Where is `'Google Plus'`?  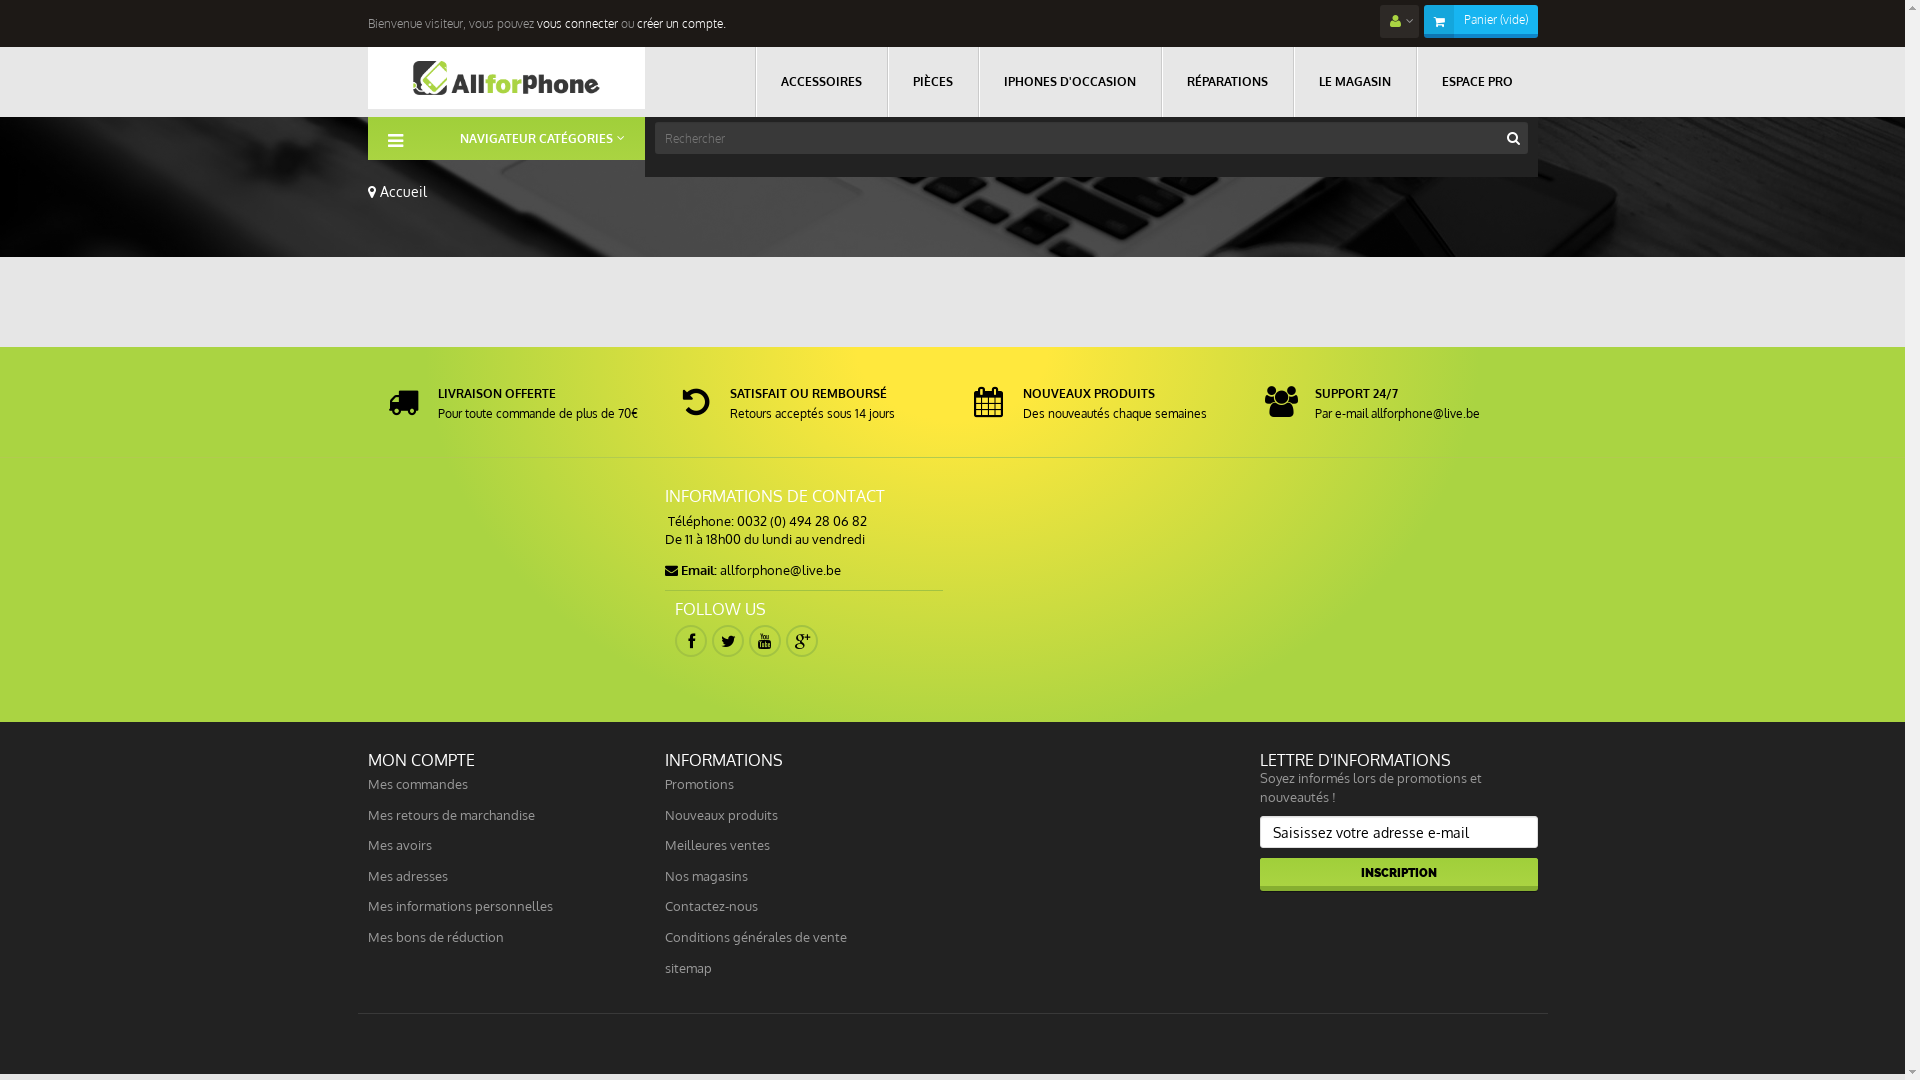 'Google Plus' is located at coordinates (801, 640).